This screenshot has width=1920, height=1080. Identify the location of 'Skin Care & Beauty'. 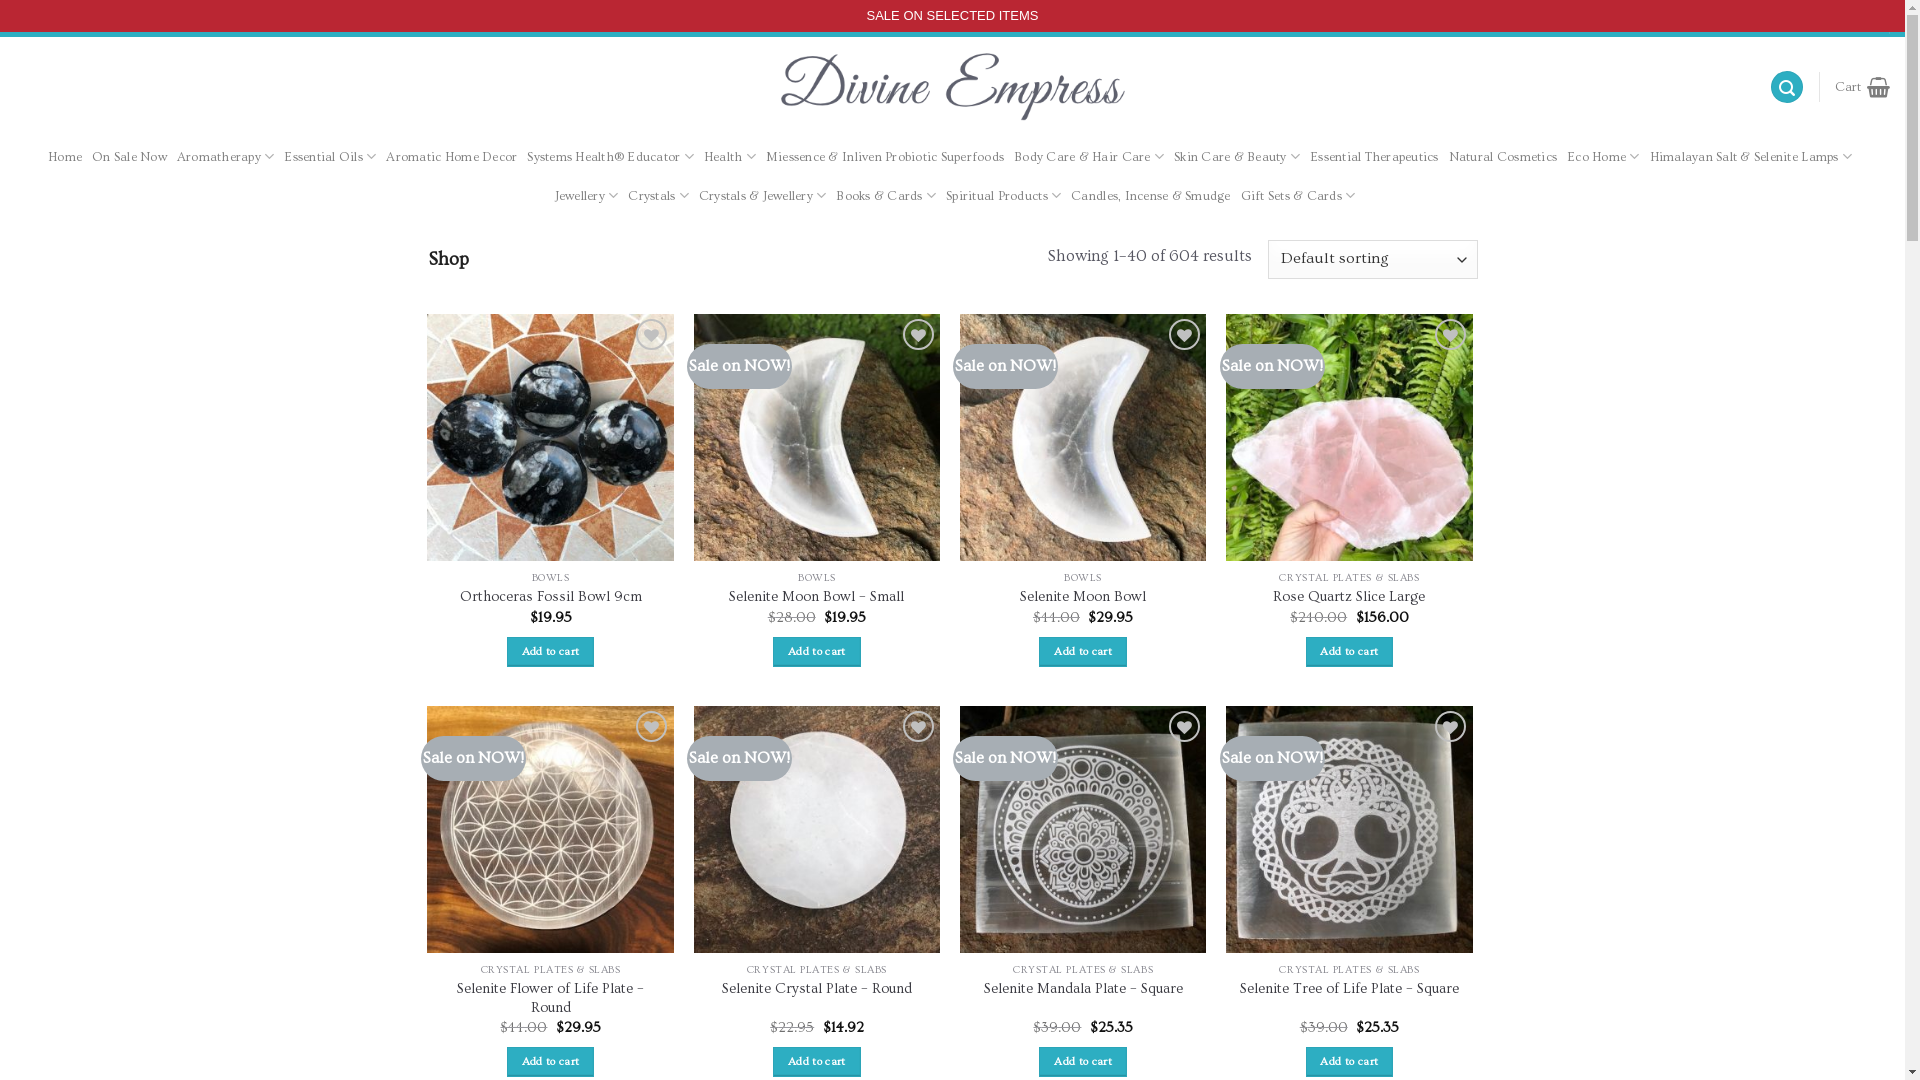
(1236, 155).